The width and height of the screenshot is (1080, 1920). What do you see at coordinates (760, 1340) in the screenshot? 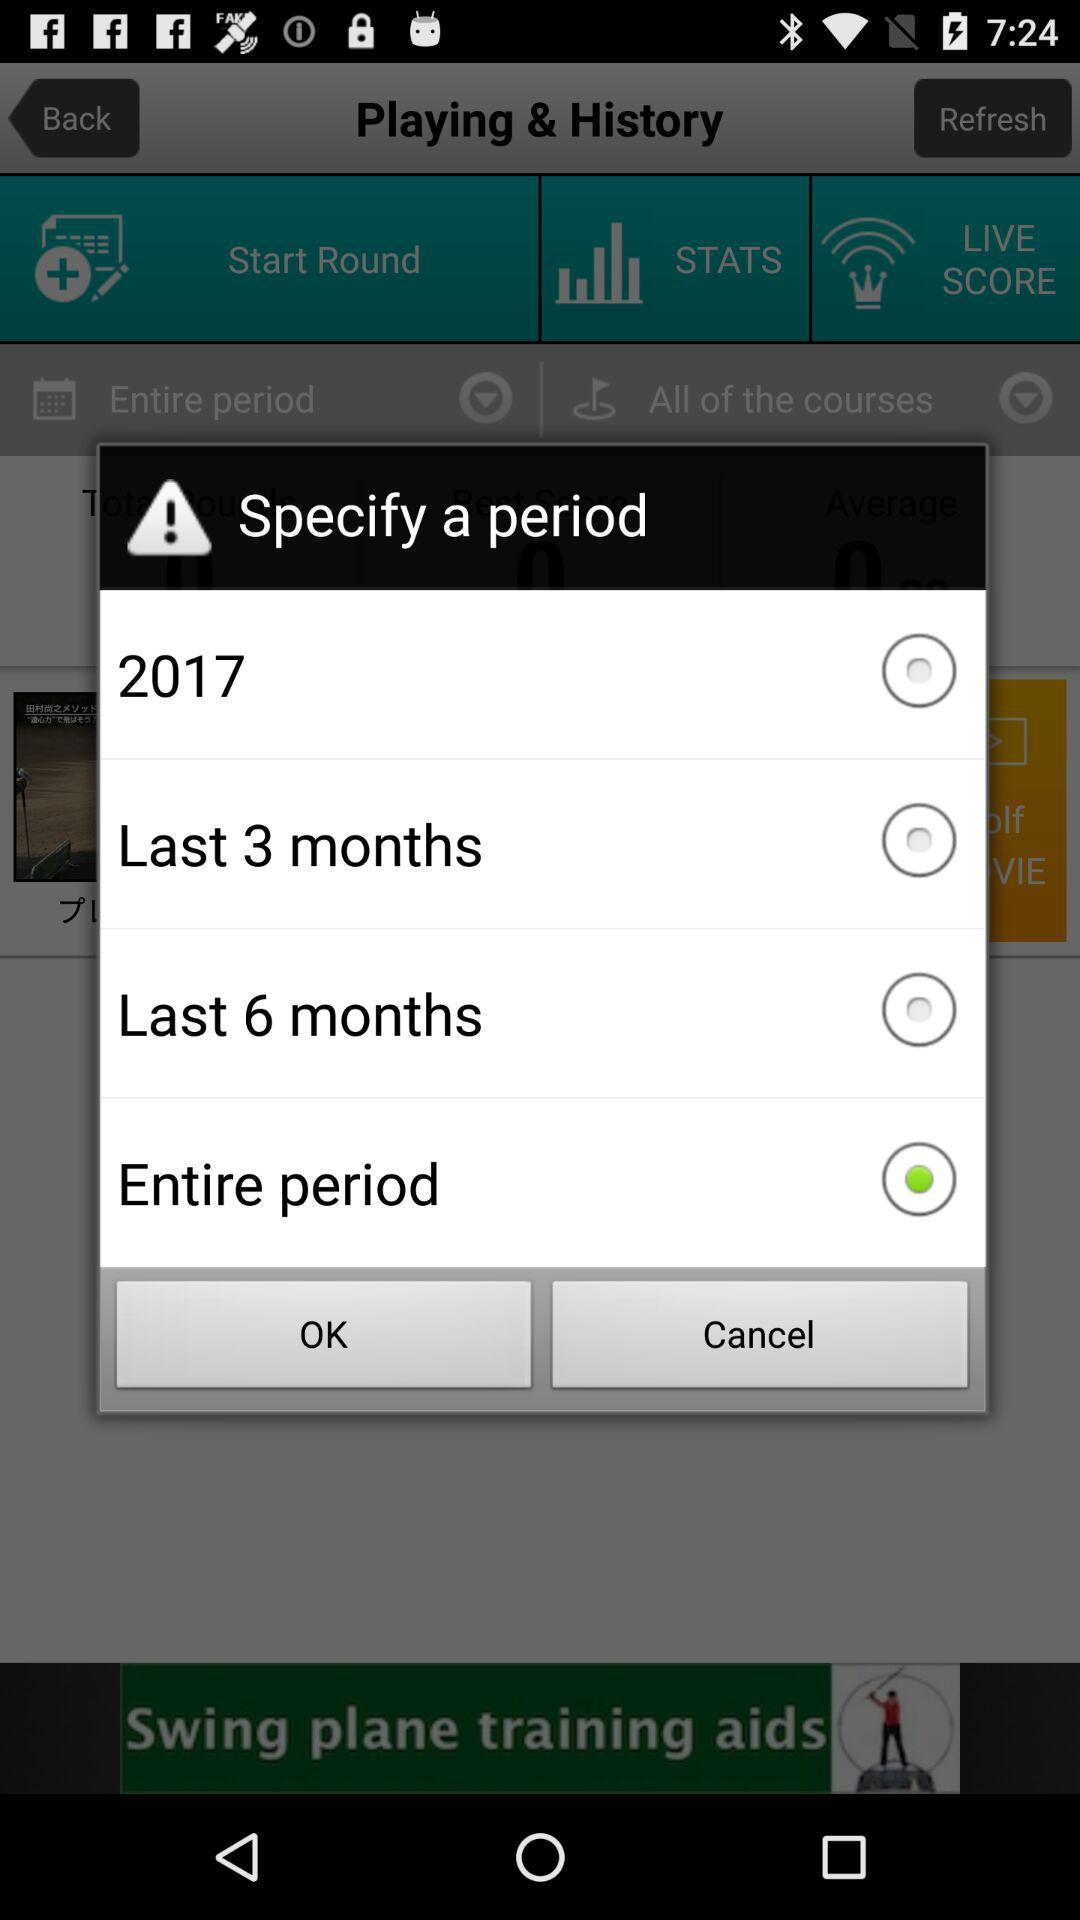
I see `the button next to the ok icon` at bounding box center [760, 1340].